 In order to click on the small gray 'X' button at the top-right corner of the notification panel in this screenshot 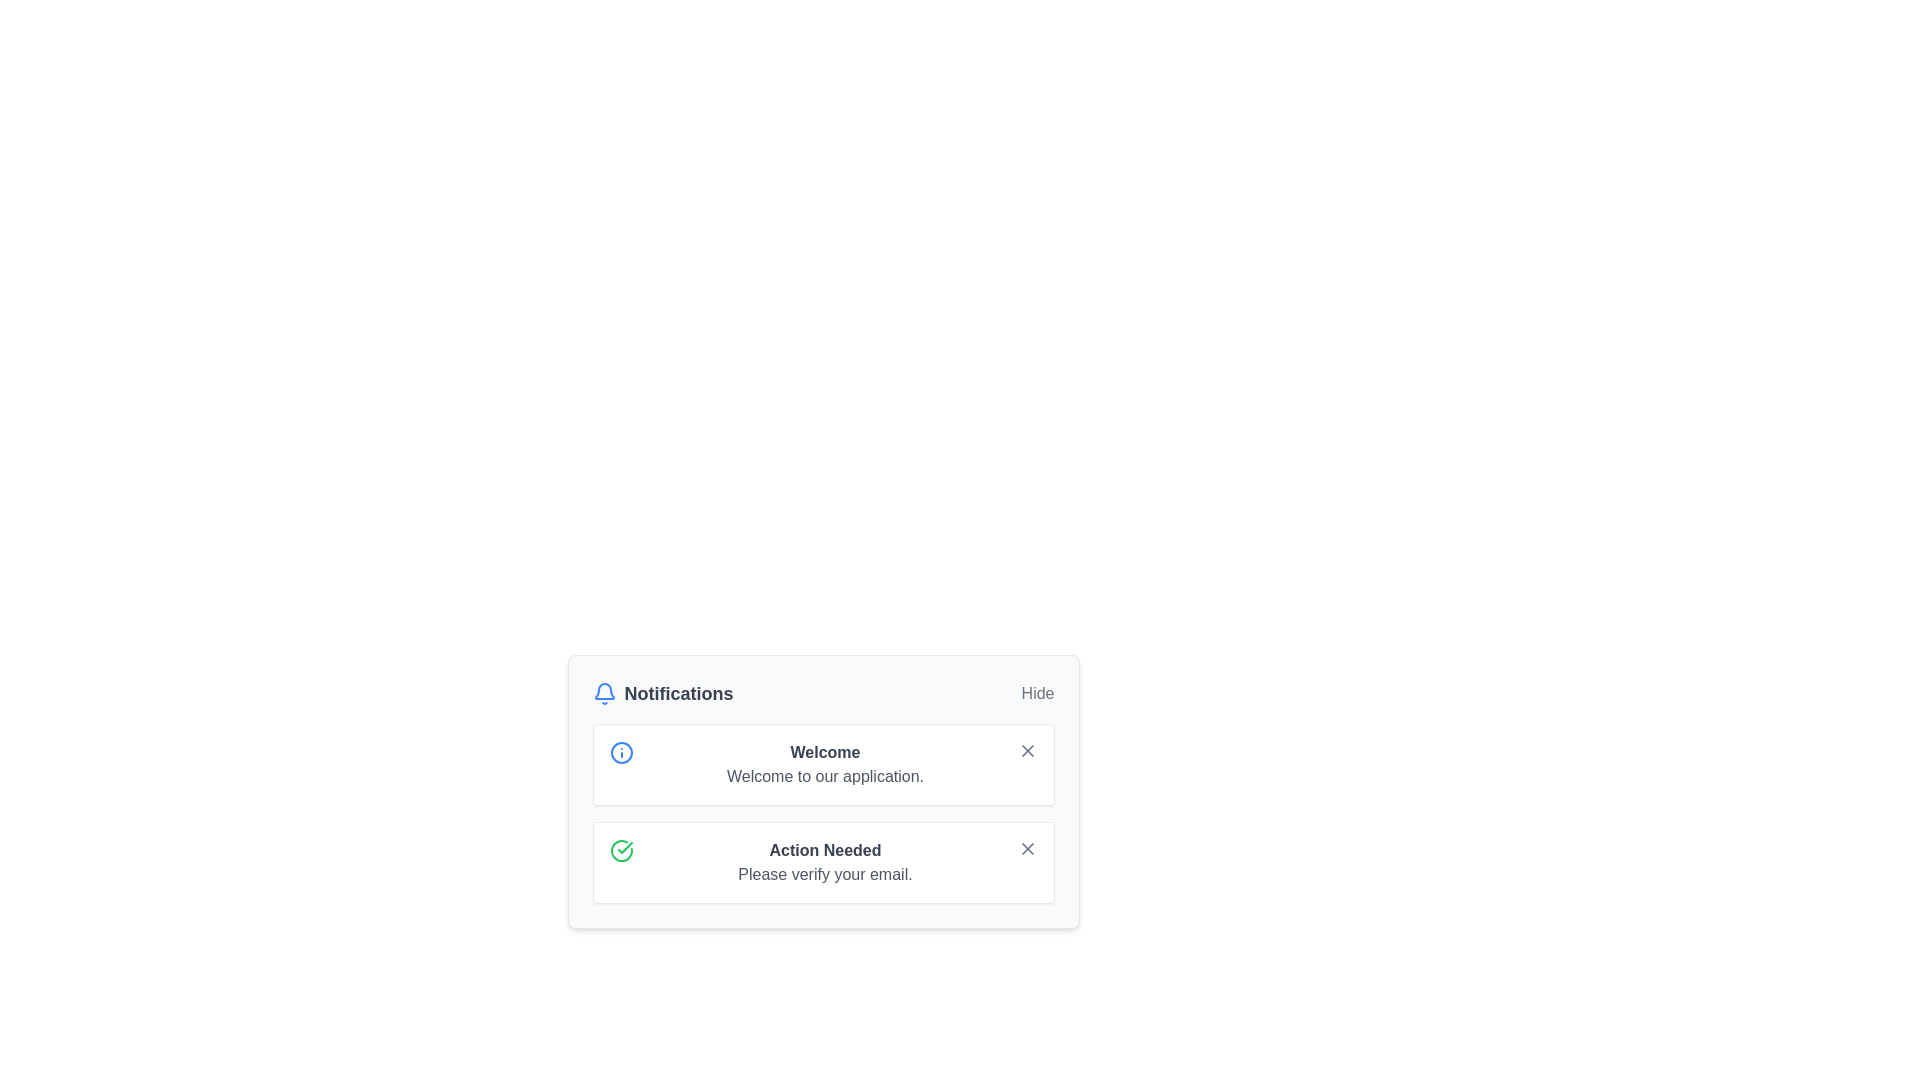, I will do `click(1027, 751)`.